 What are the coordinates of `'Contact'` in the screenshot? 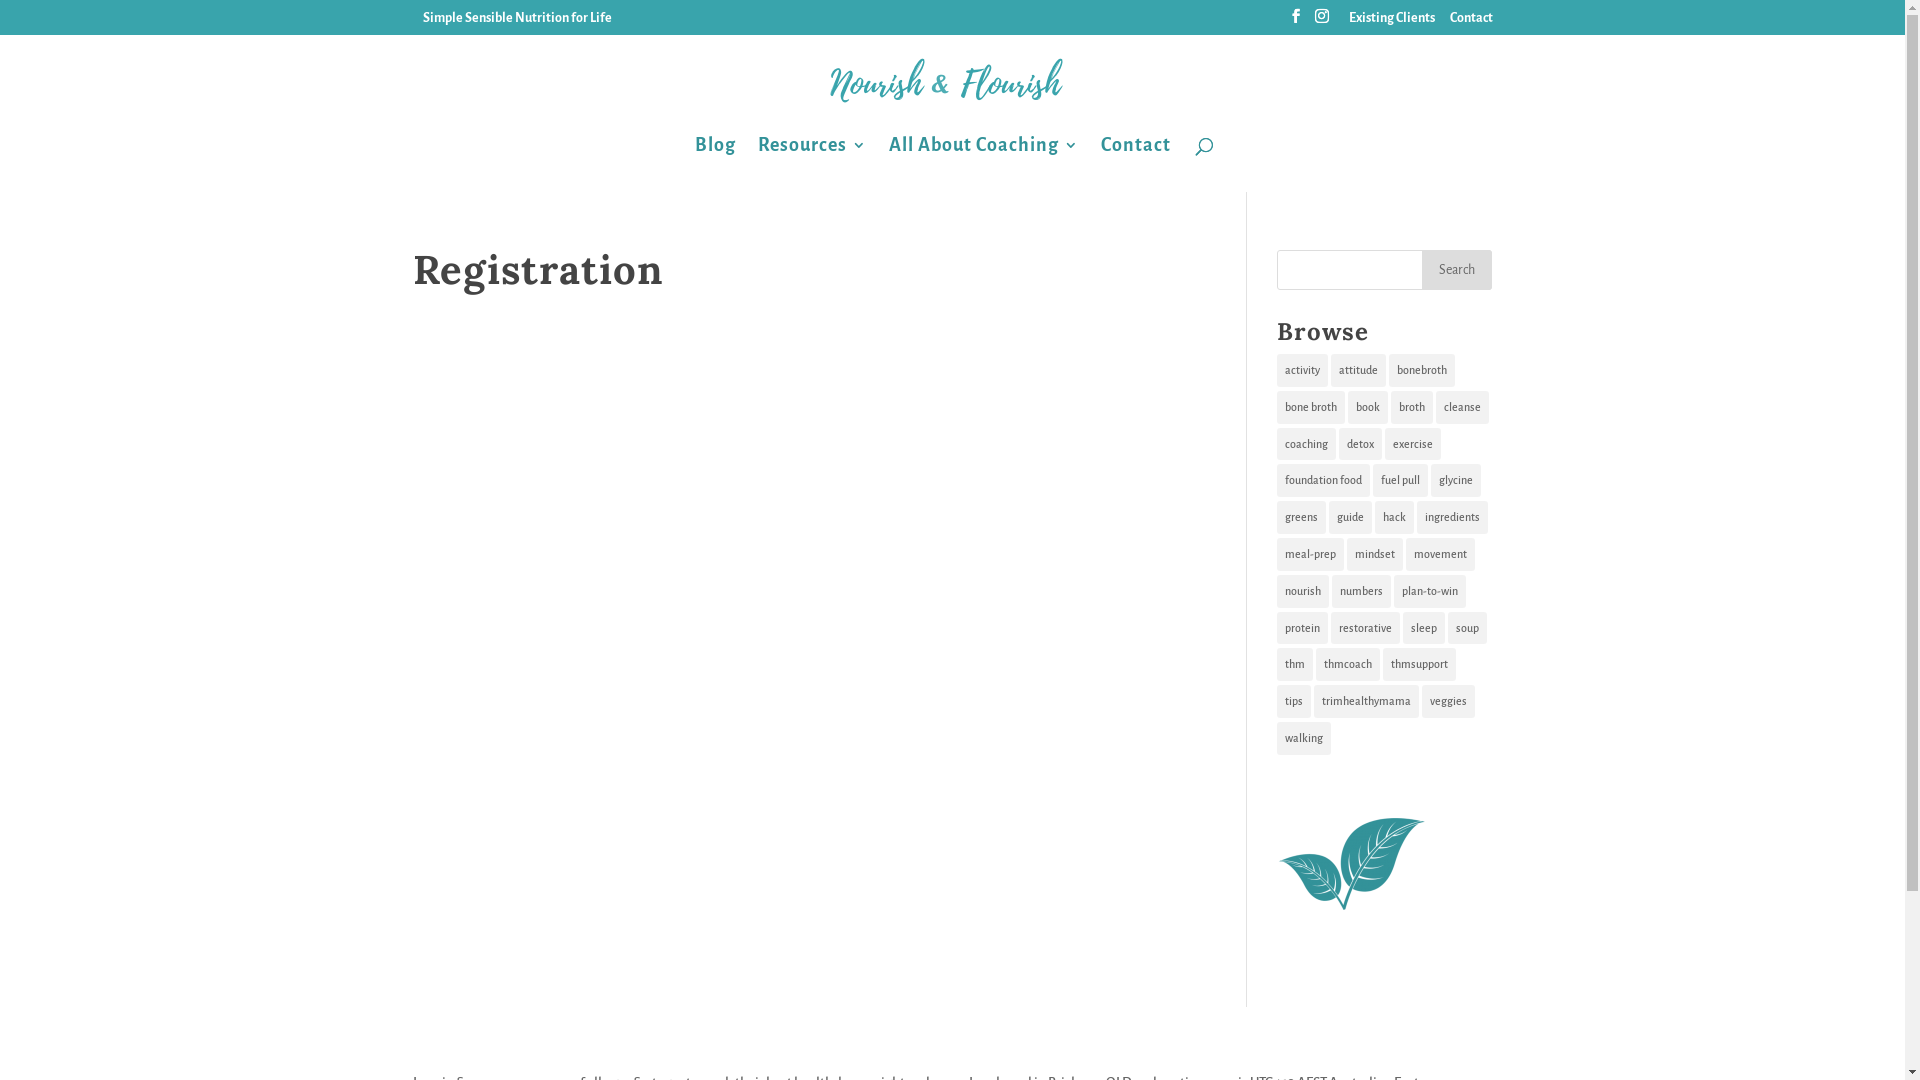 It's located at (1471, 22).